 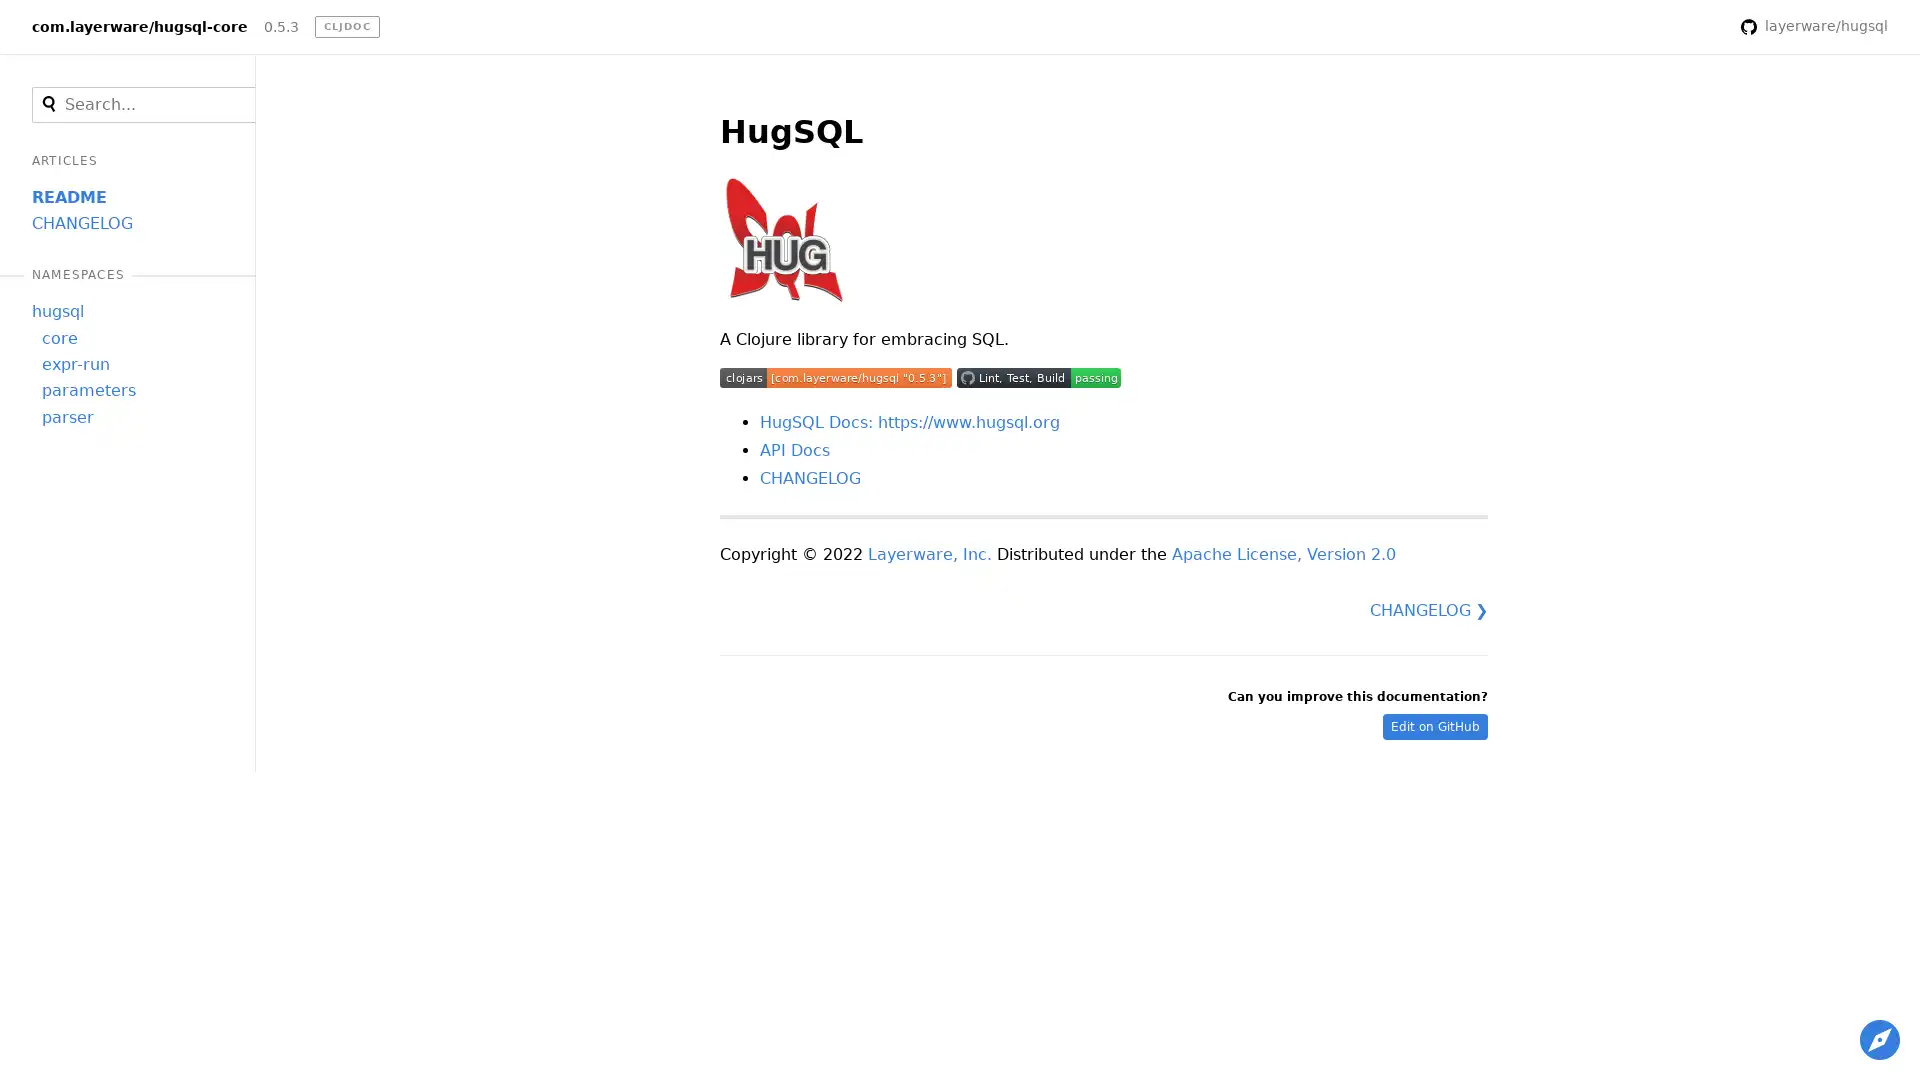 I want to click on rebuild, so click(x=1697, y=27).